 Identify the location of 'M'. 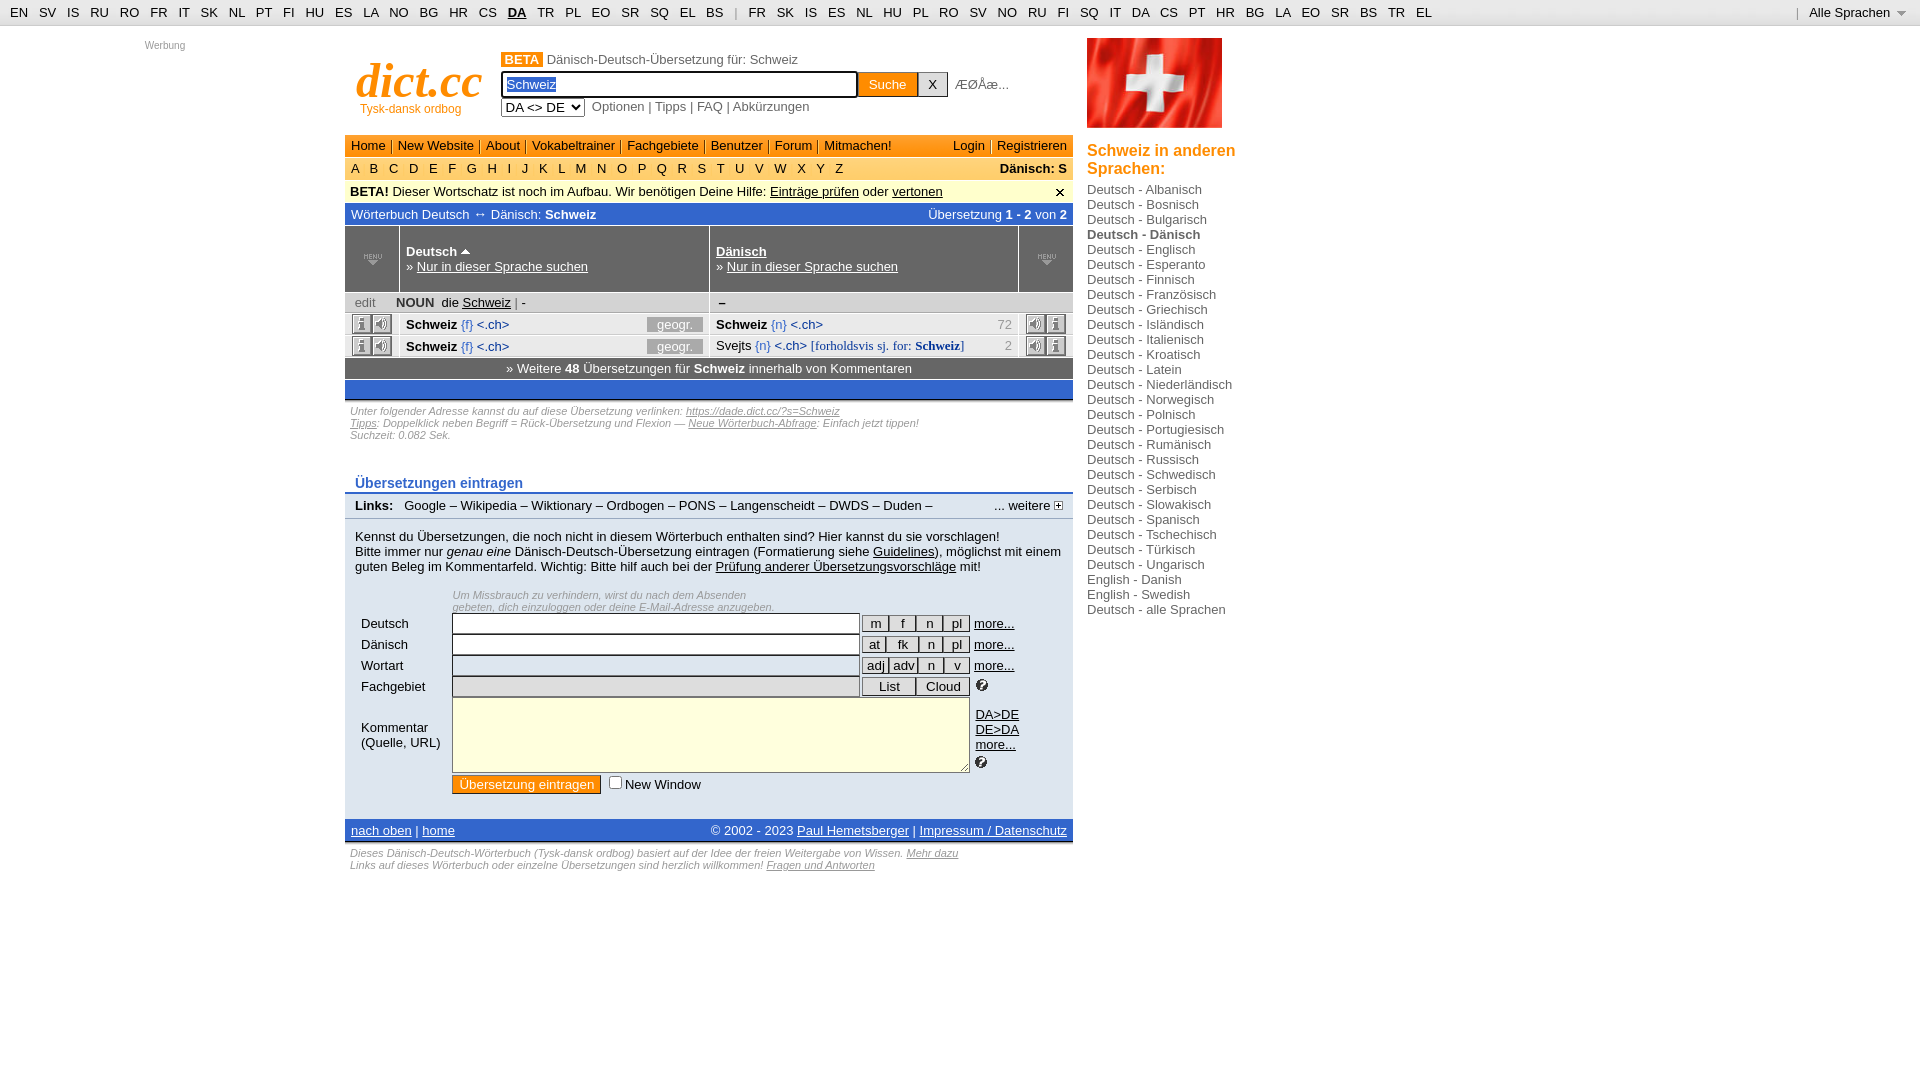
(579, 167).